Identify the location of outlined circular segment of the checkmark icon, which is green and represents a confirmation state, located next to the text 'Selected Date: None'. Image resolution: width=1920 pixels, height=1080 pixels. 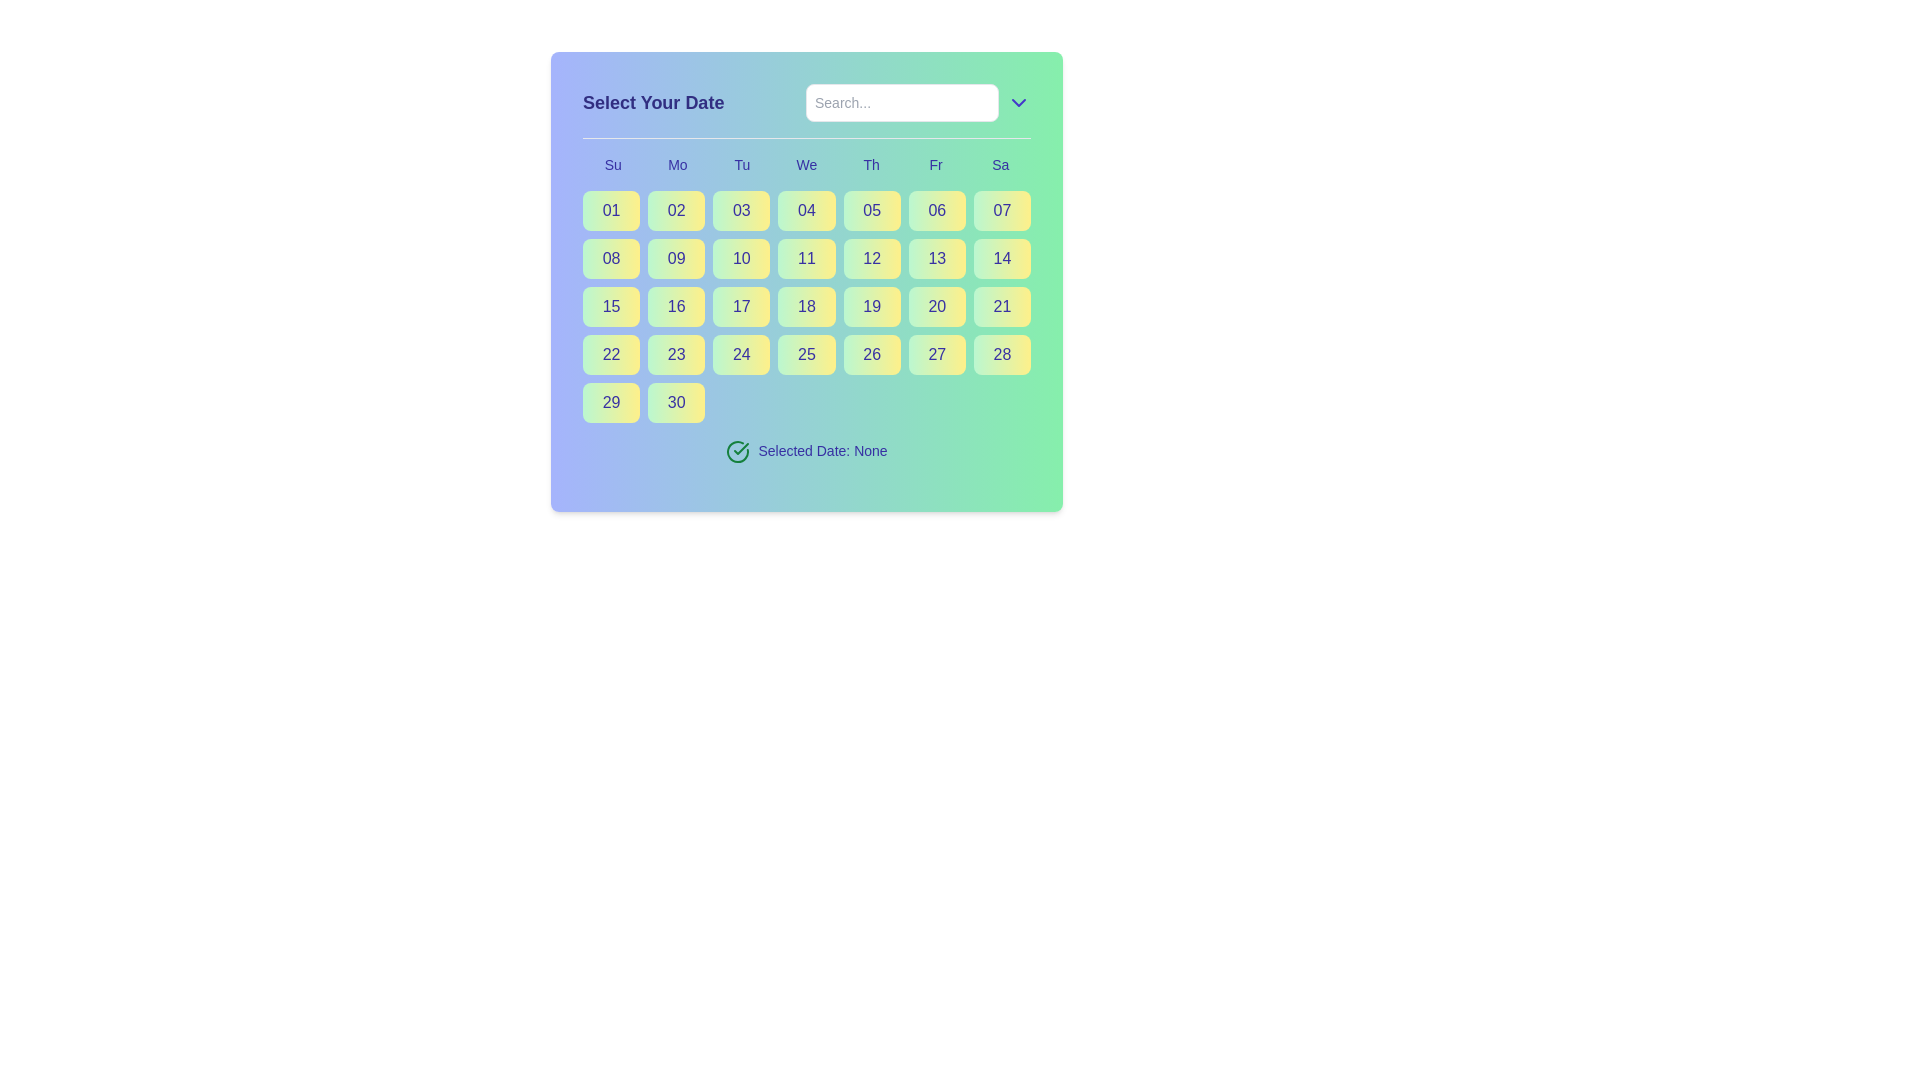
(737, 451).